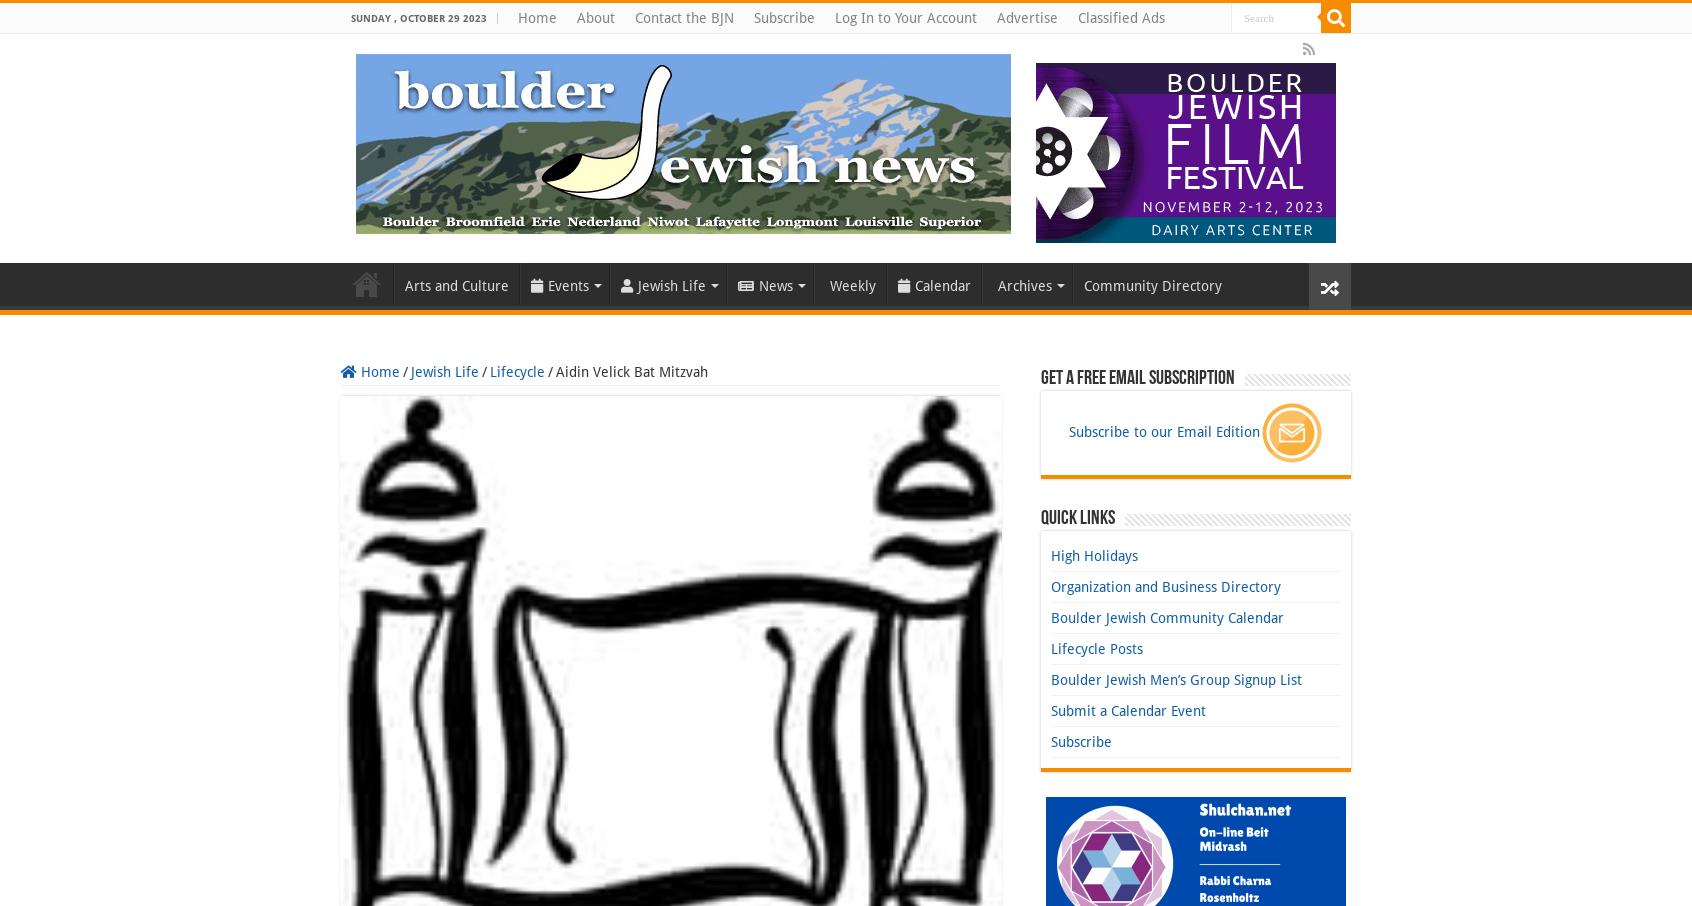  Describe the element at coordinates (1164, 585) in the screenshot. I see `'Organization and Business Directory'` at that location.